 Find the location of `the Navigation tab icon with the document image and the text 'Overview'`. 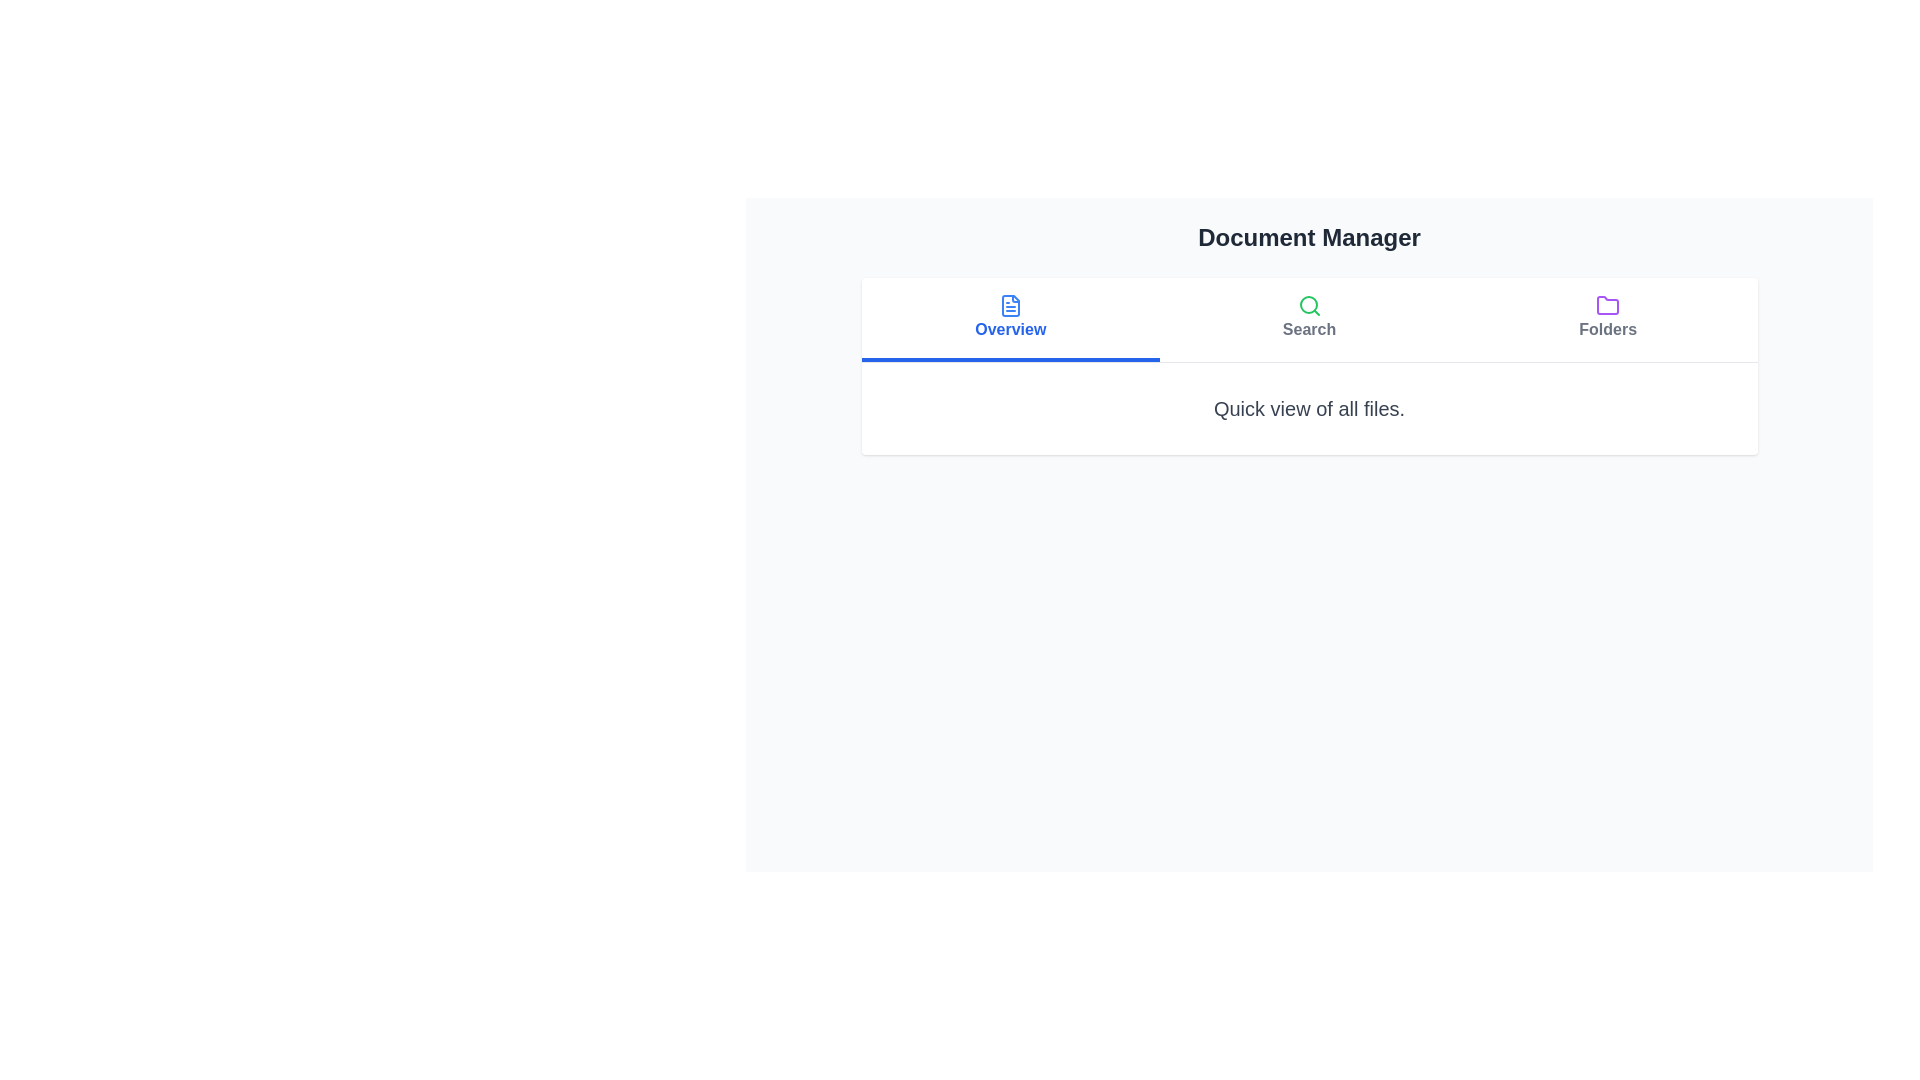

the Navigation tab icon with the document image and the text 'Overview' is located at coordinates (1010, 316).